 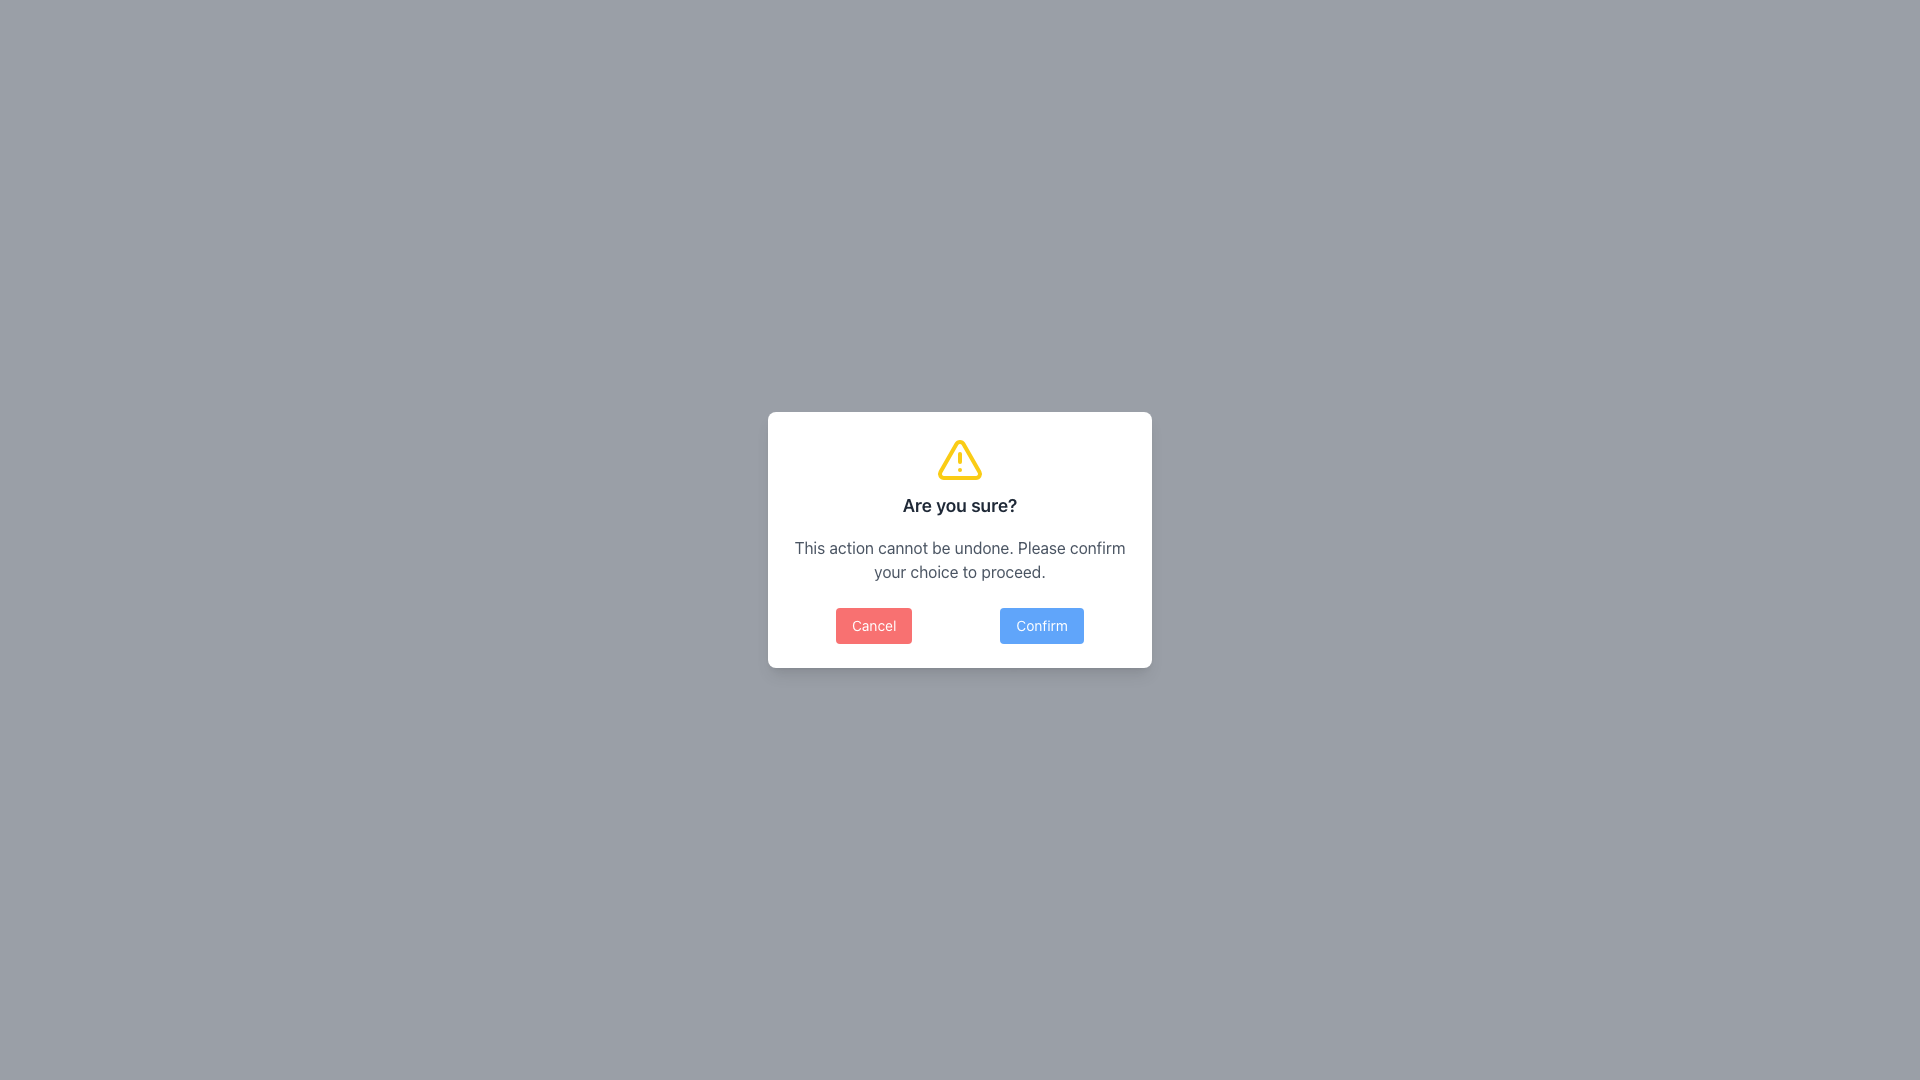 What do you see at coordinates (960, 459) in the screenshot?
I see `the warning icon located at the center of the modal dialog box, positioned above the text 'Are you sure?' and between the 'Cancel' and 'Confirm' buttons` at bounding box center [960, 459].